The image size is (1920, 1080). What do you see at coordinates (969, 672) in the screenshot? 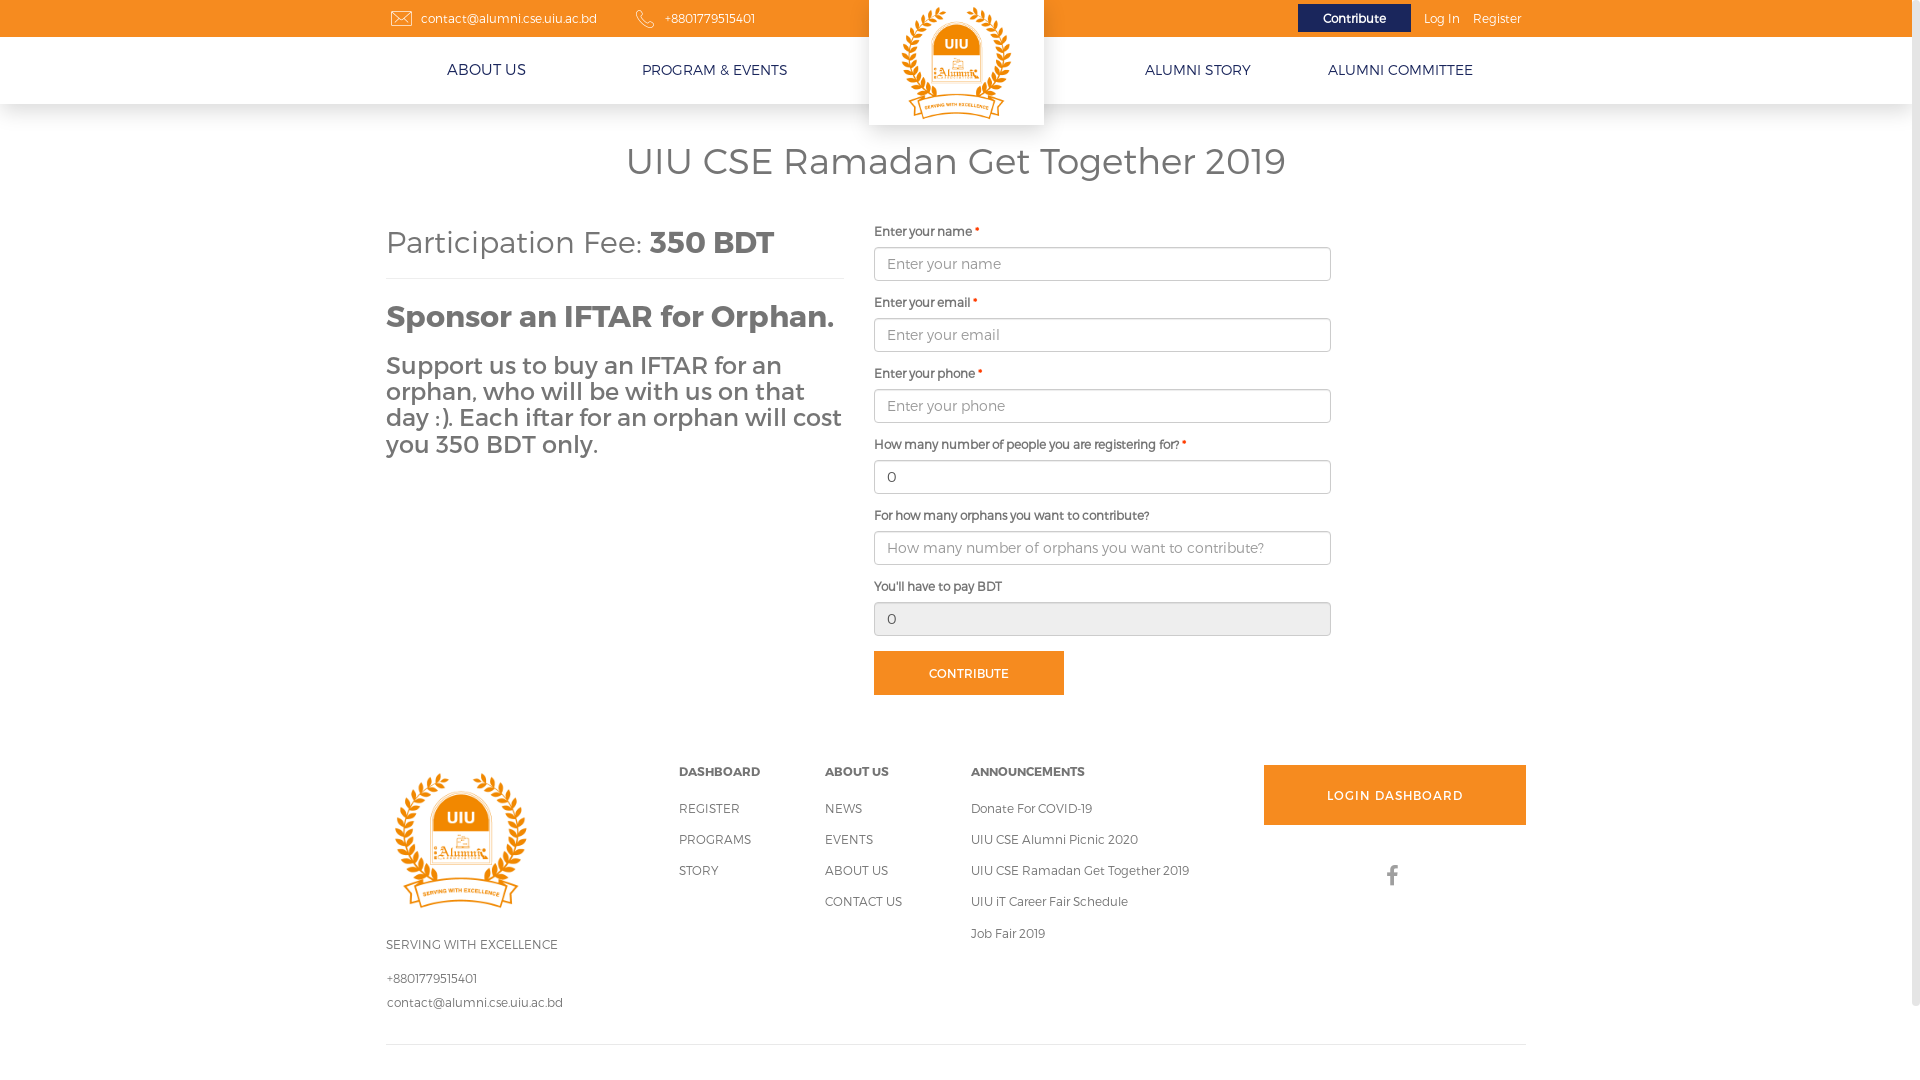
I see `'CONTRIBUTE'` at bounding box center [969, 672].